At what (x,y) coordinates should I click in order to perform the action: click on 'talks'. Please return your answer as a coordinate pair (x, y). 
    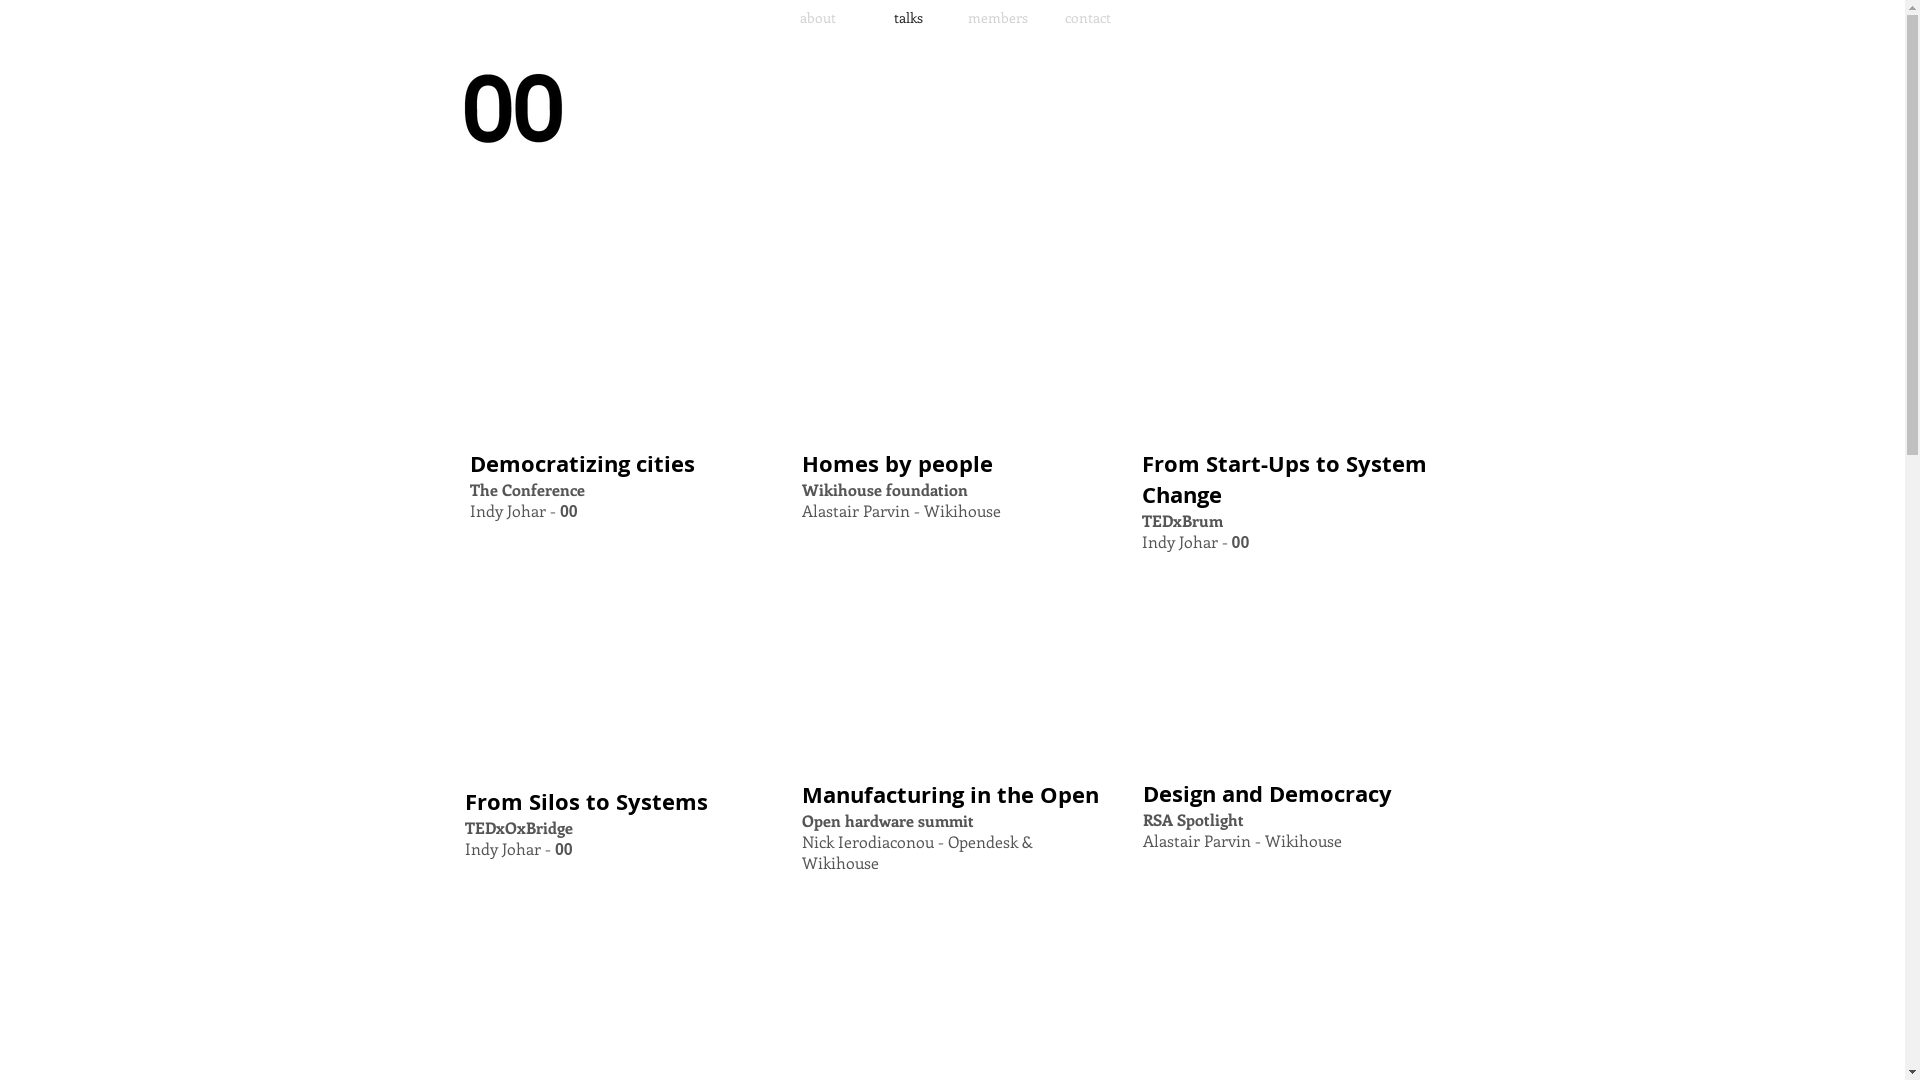
    Looking at the image, I should click on (906, 18).